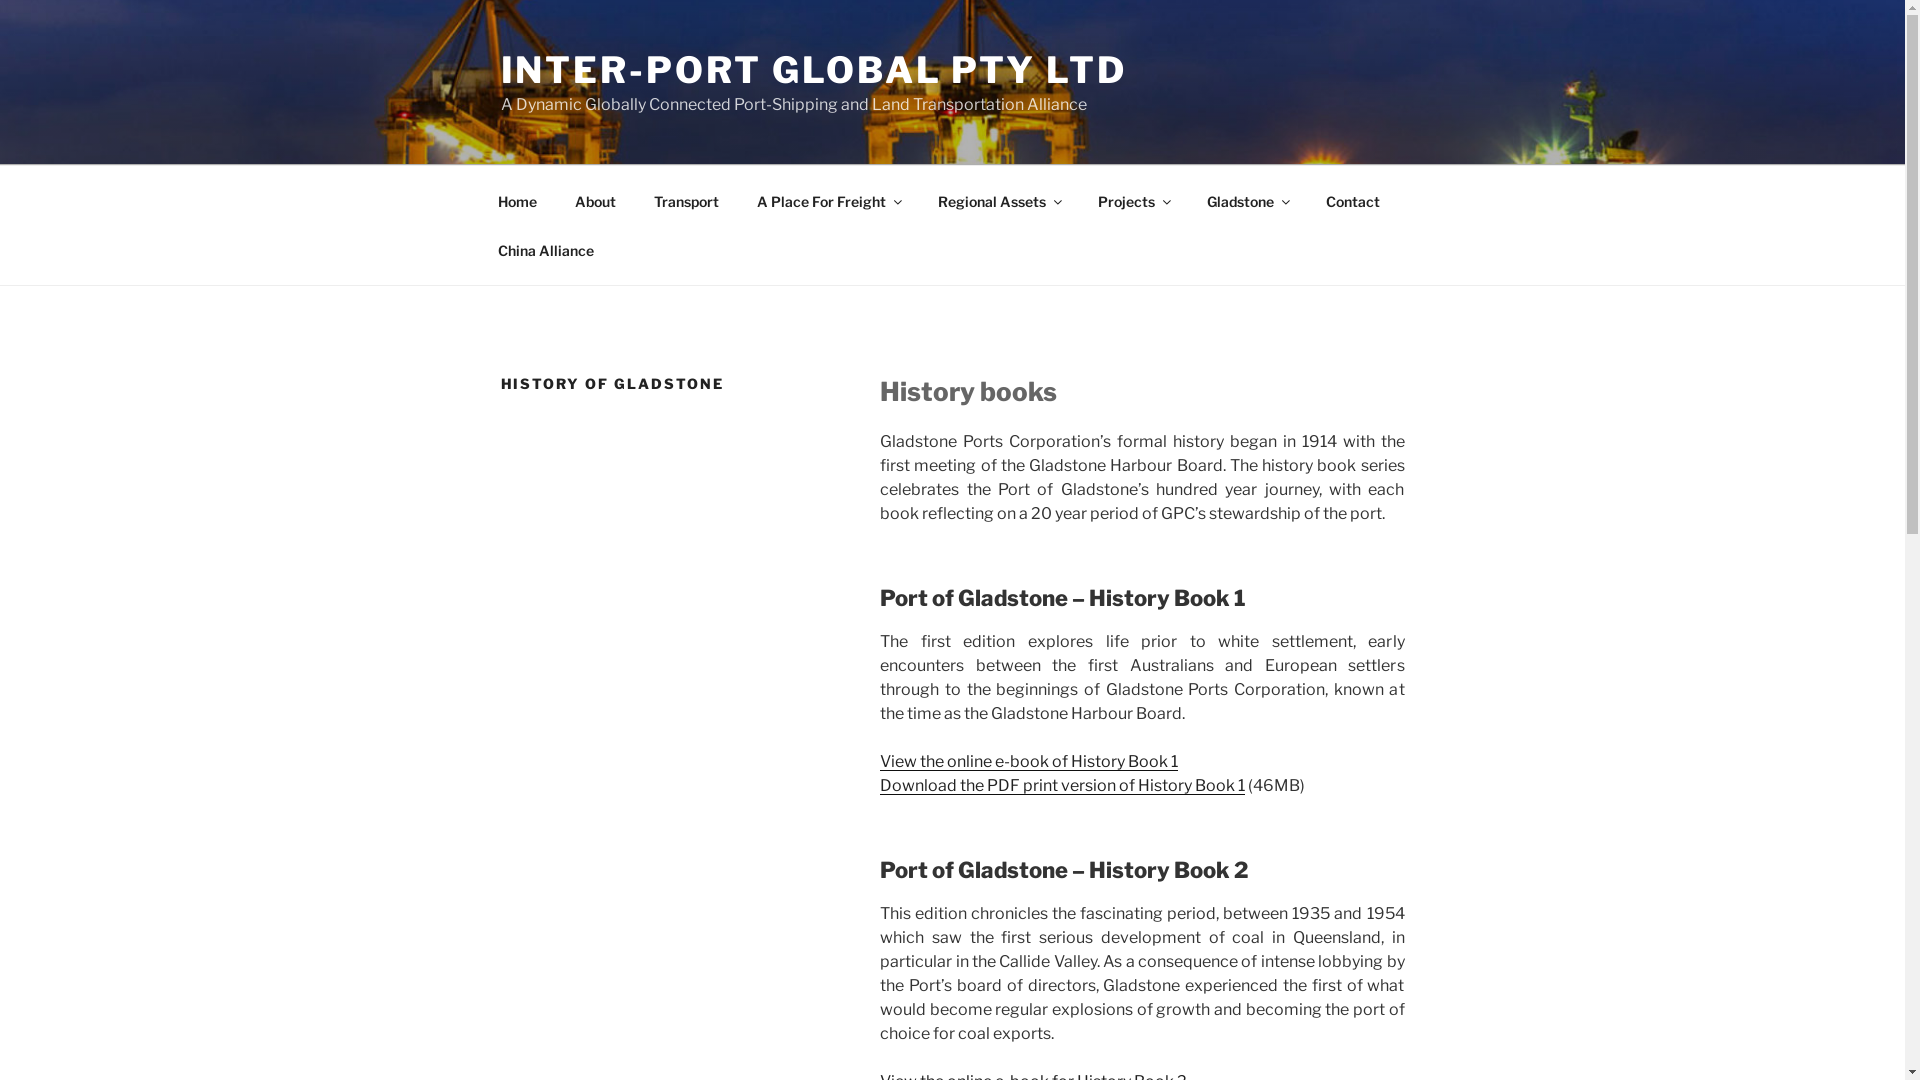 Image resolution: width=1920 pixels, height=1080 pixels. Describe the element at coordinates (1352, 200) in the screenshot. I see `'Contact'` at that location.